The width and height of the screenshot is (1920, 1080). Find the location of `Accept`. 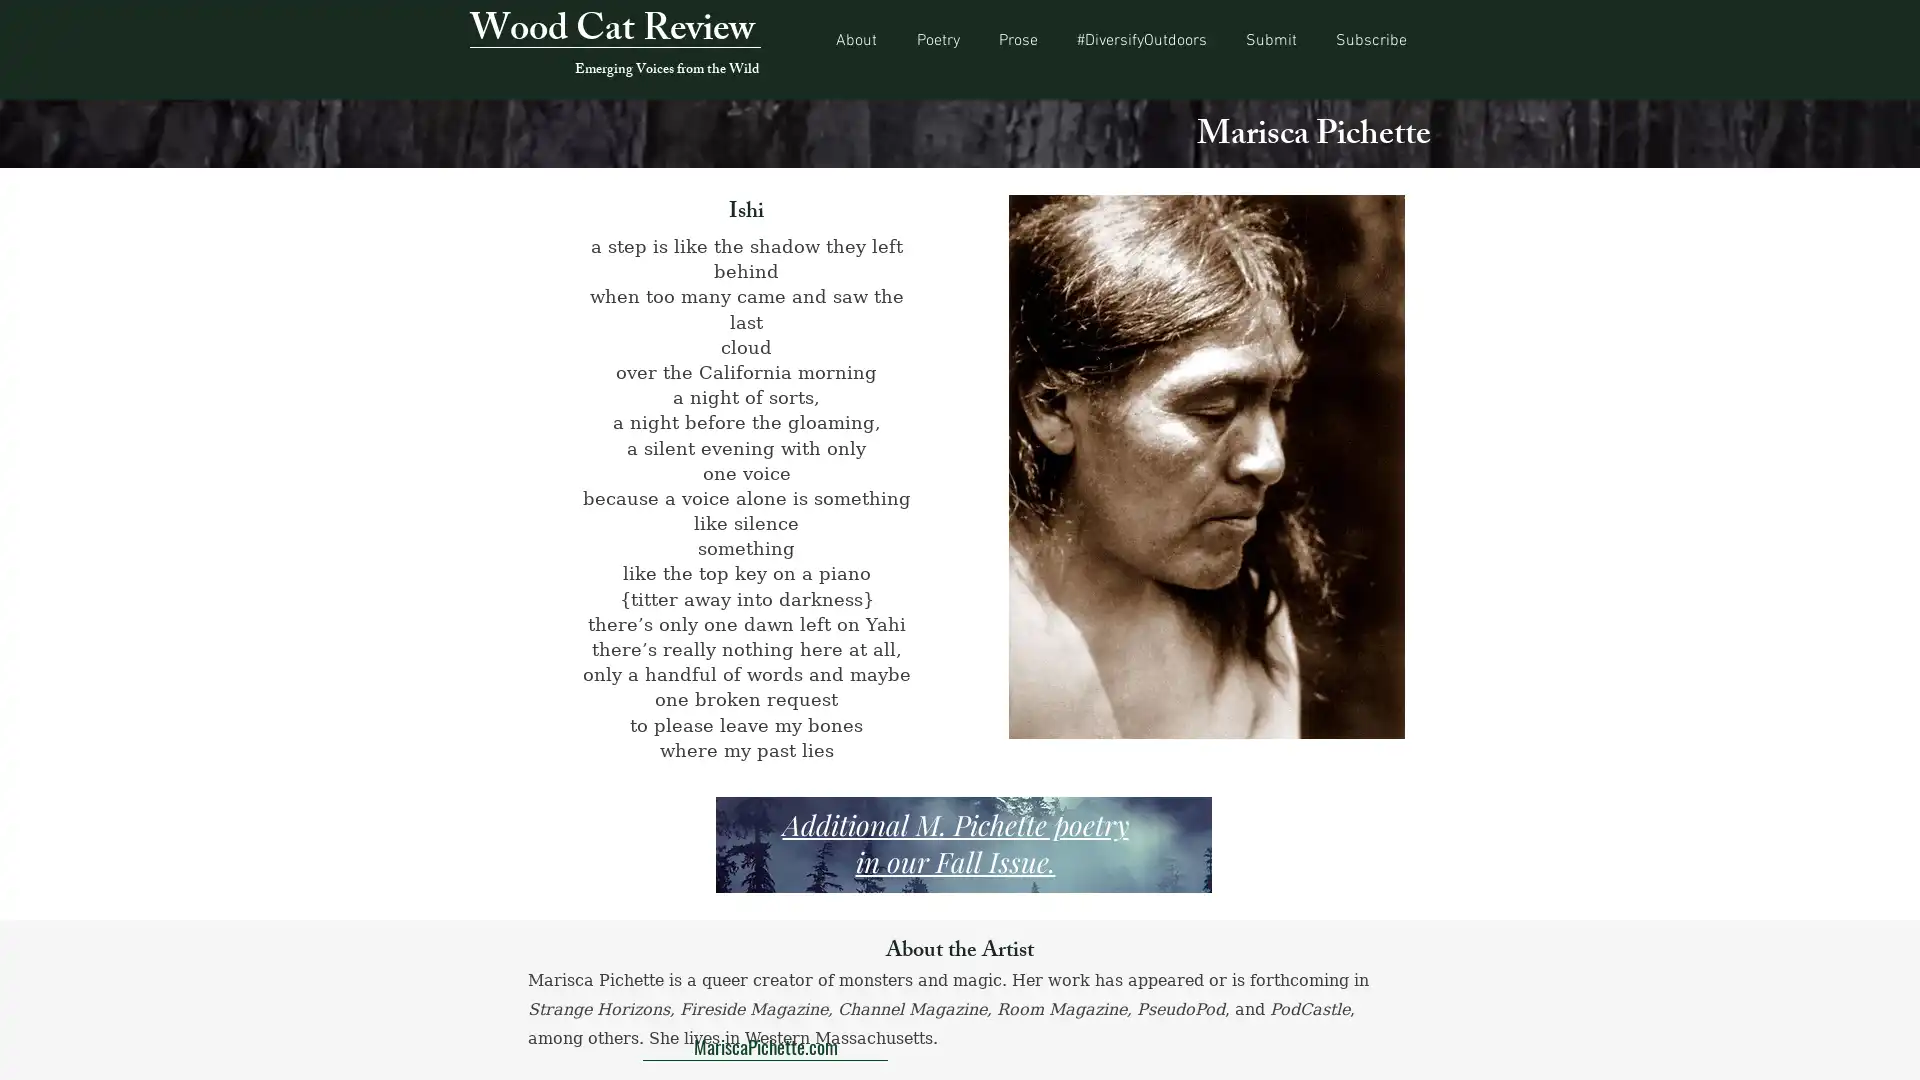

Accept is located at coordinates (1830, 1047).